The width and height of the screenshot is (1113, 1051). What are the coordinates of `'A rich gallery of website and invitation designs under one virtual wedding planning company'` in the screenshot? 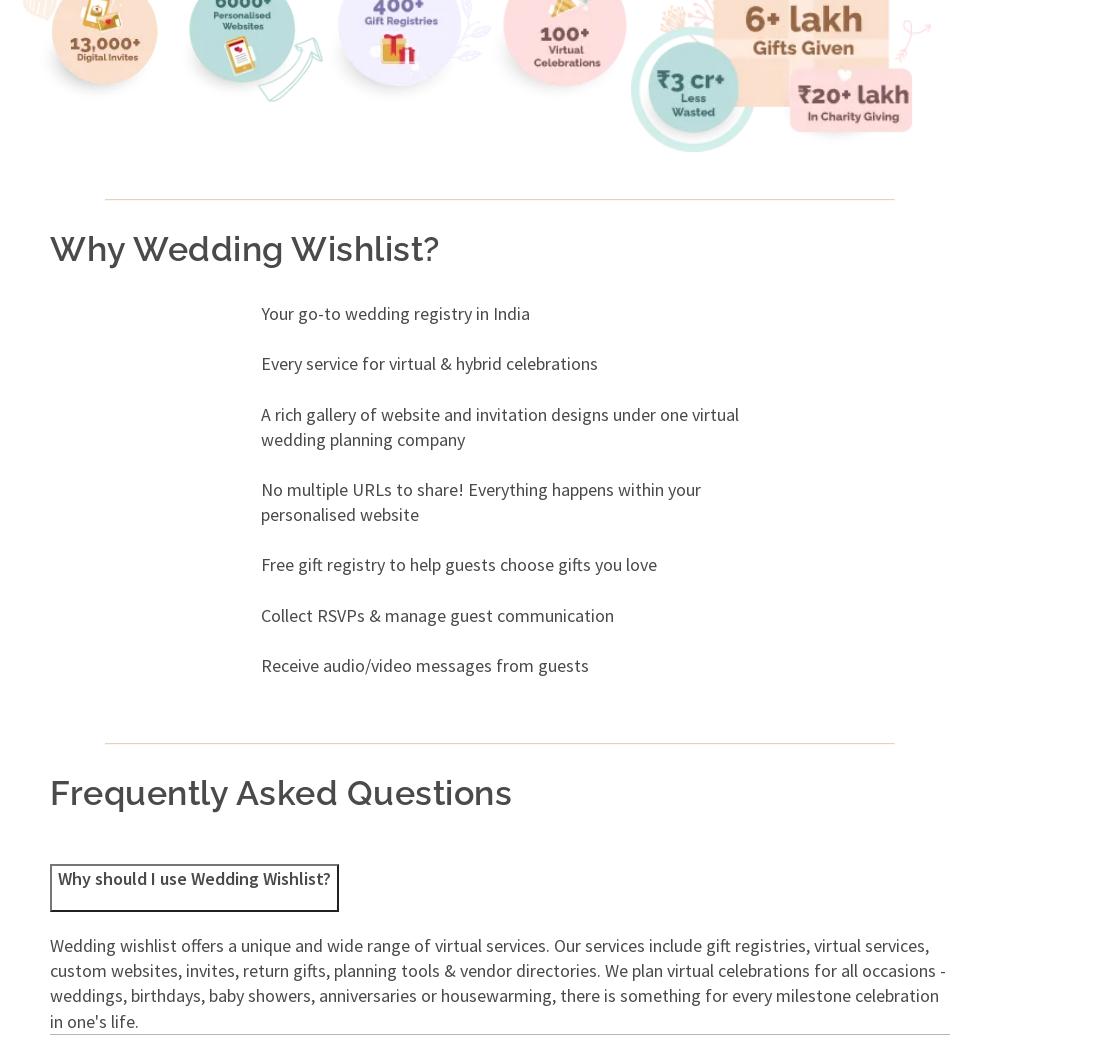 It's located at (498, 425).